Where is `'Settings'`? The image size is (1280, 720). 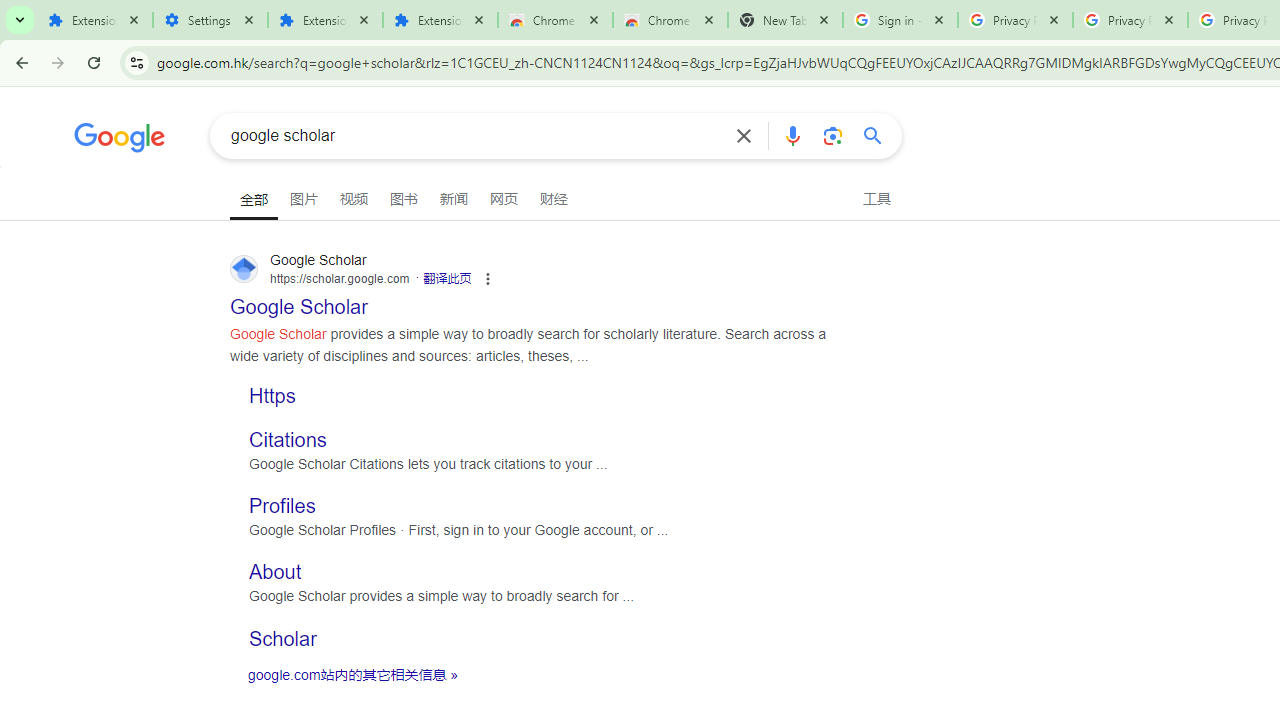 'Settings' is located at coordinates (209, 20).